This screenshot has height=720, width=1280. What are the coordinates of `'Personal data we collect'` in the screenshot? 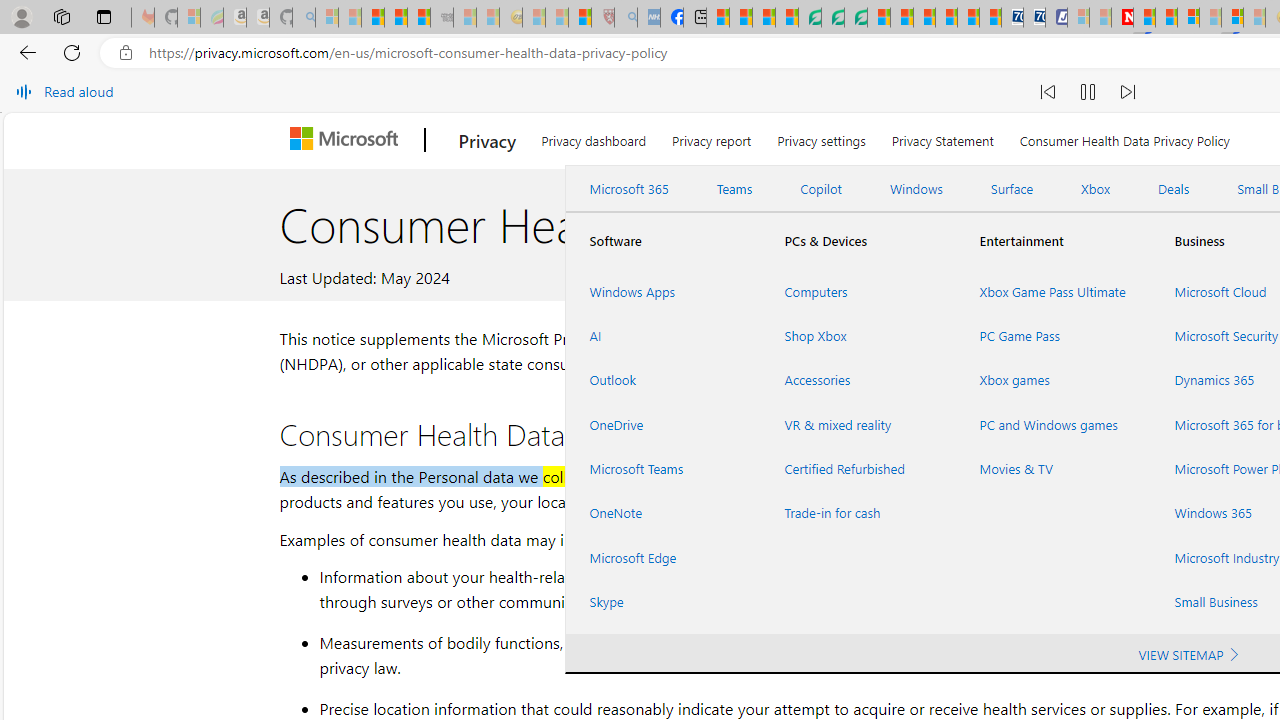 It's located at (503, 476).